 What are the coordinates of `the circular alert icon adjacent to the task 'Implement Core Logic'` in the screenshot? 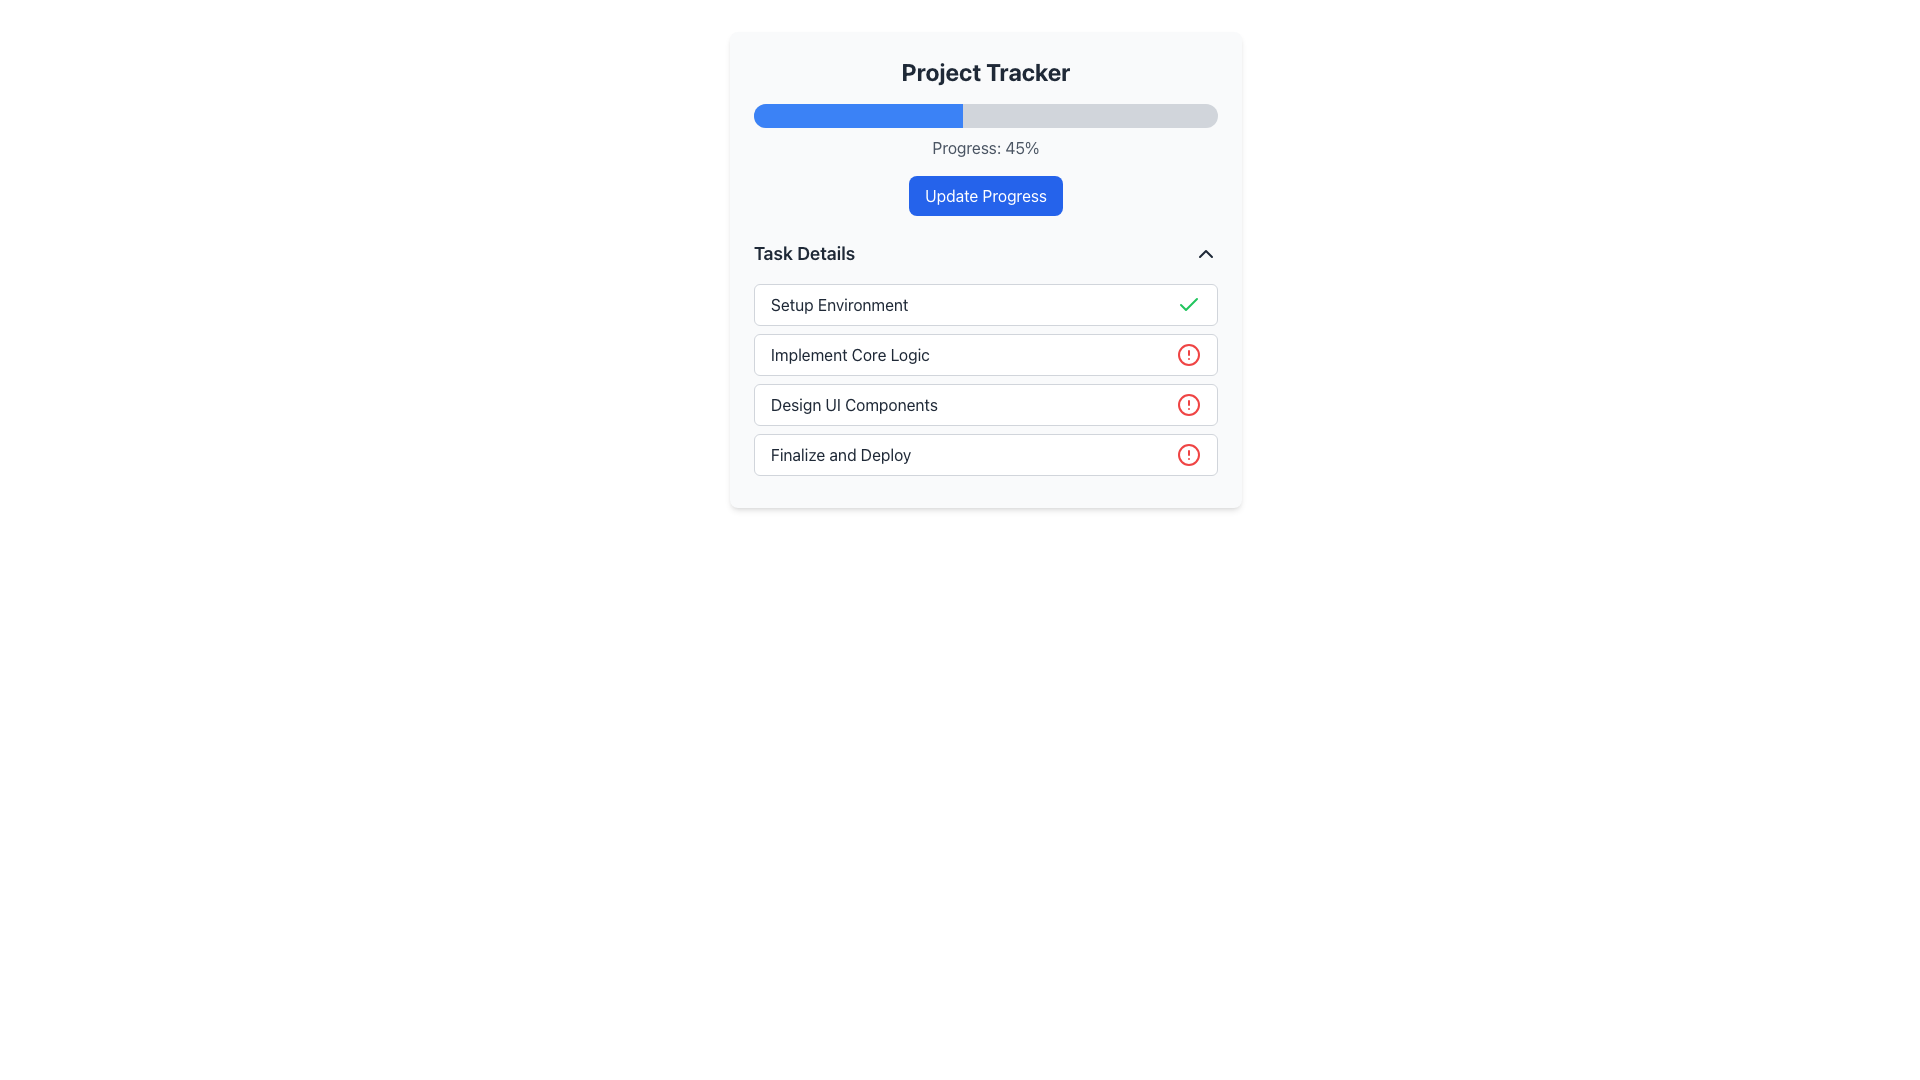 It's located at (1189, 353).